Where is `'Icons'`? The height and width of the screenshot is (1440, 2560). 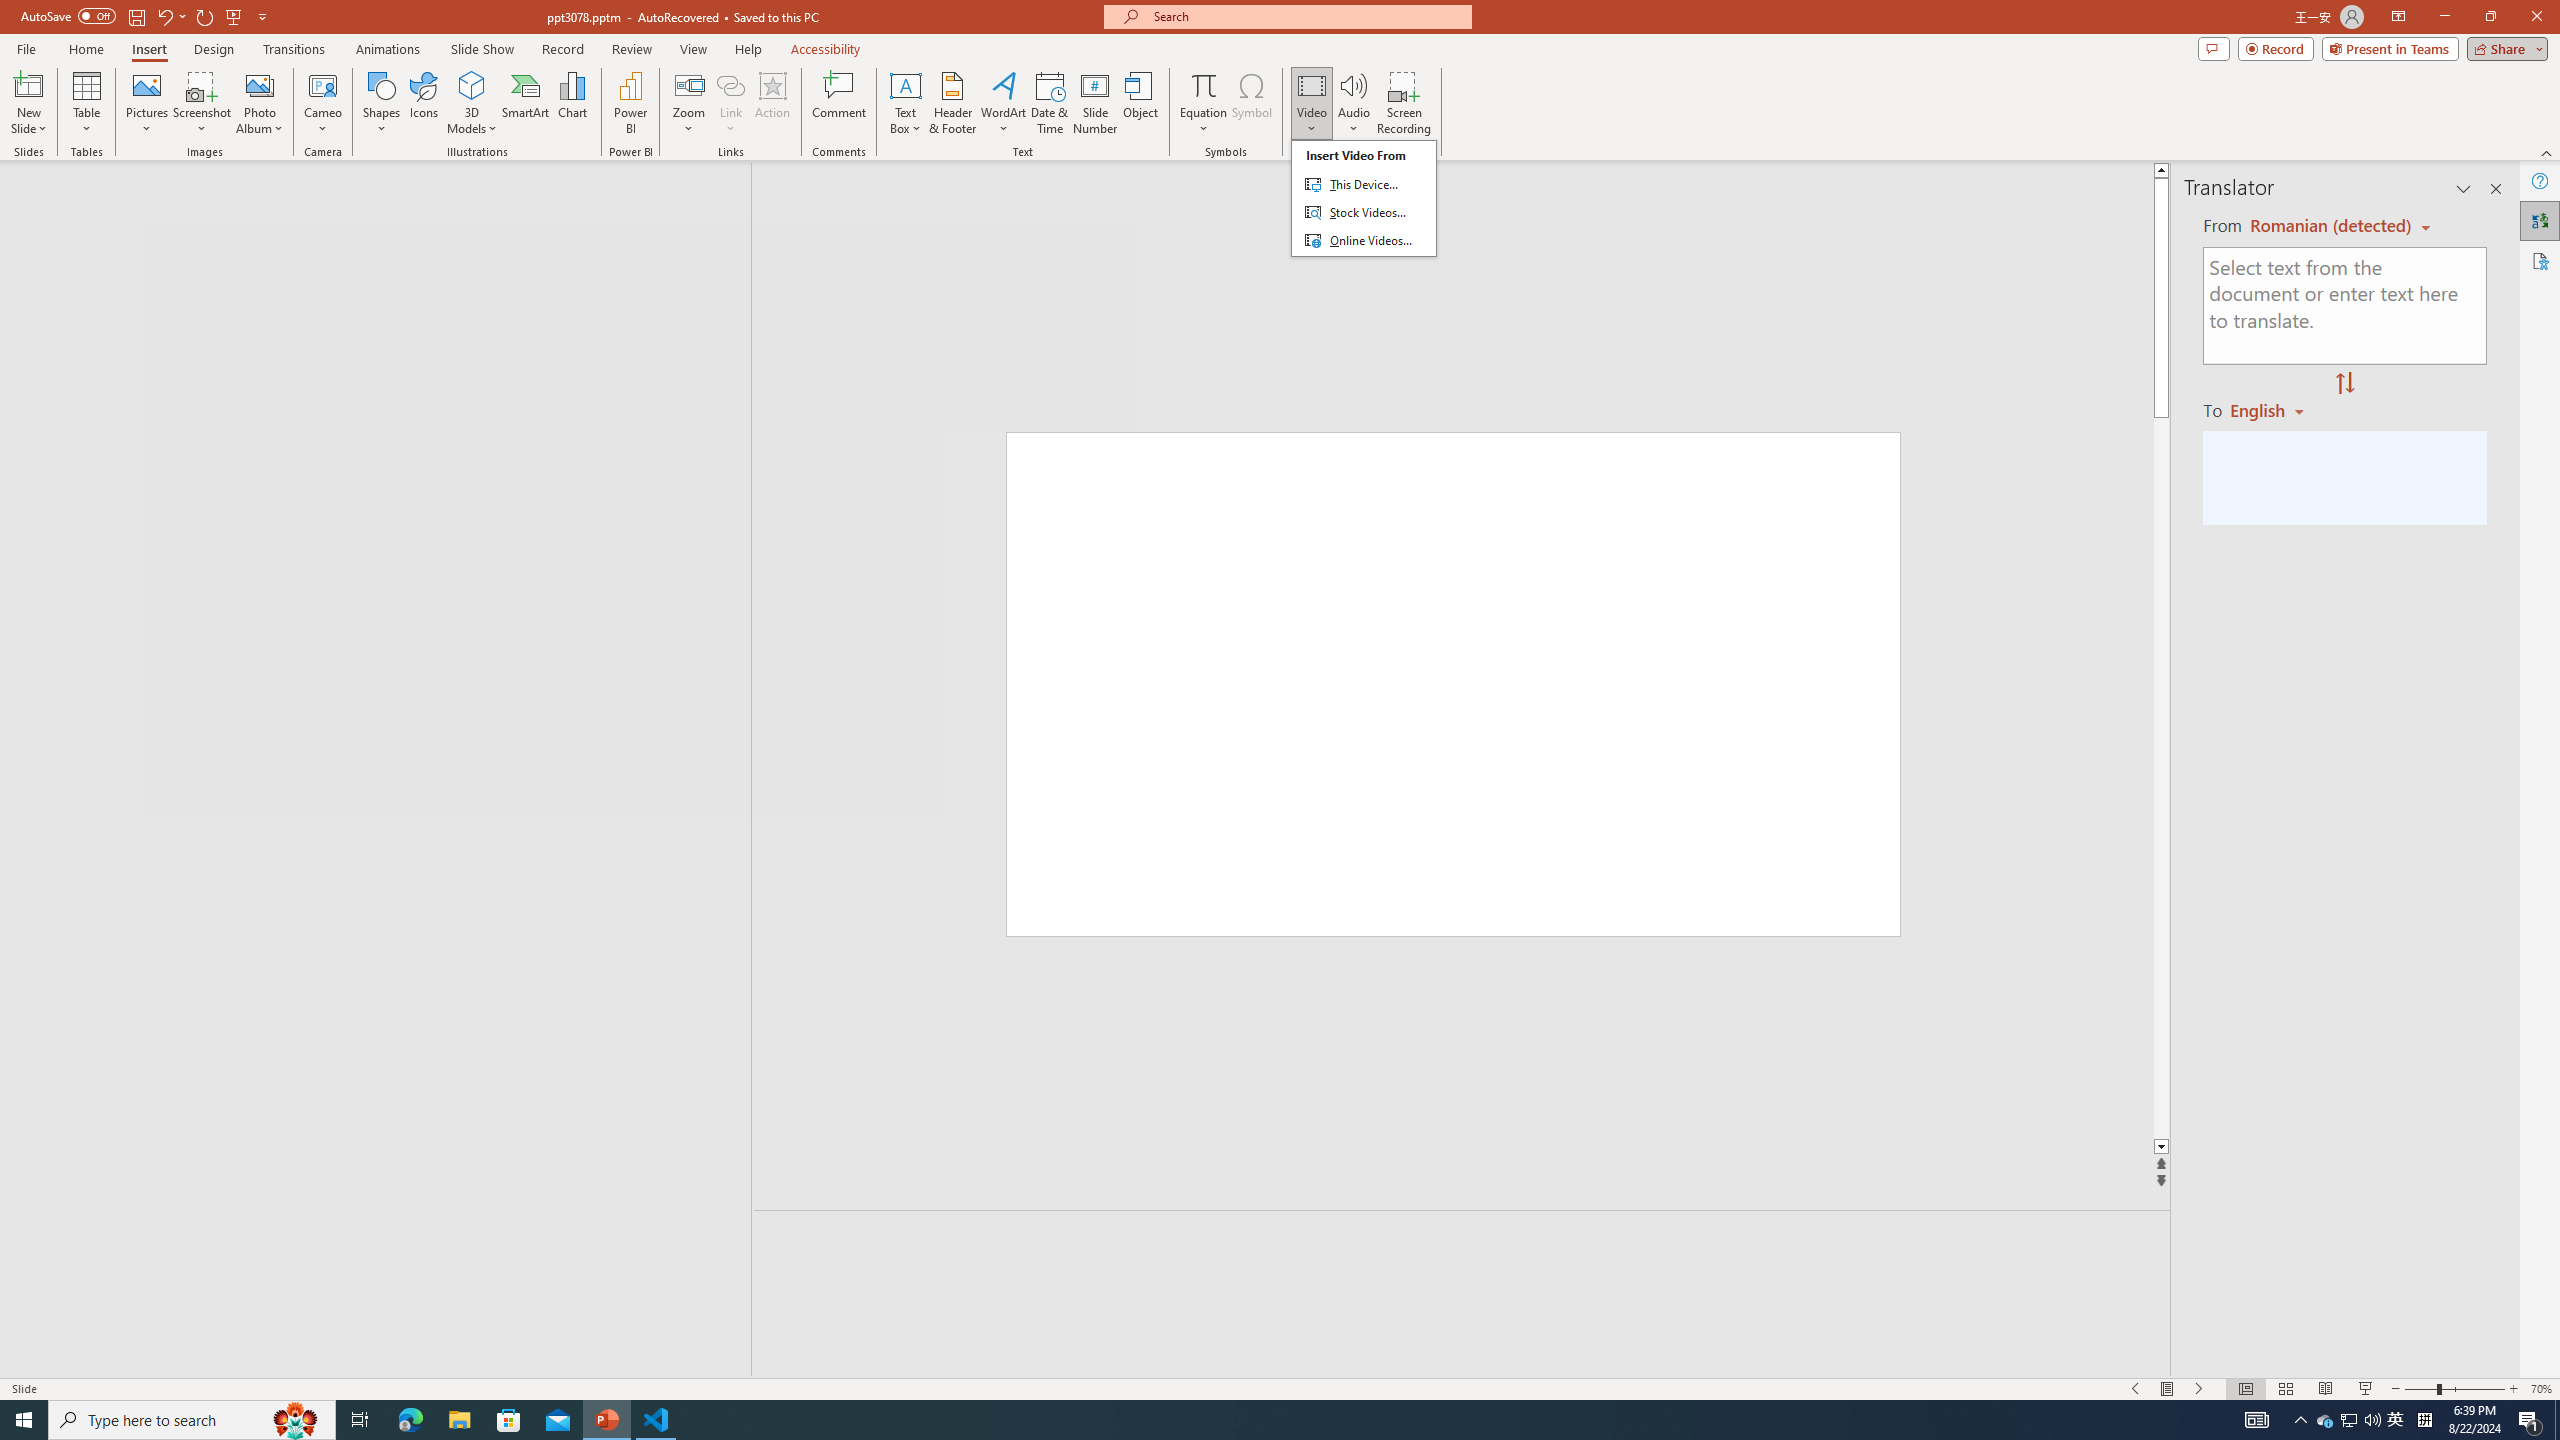
'Icons' is located at coordinates (423, 103).